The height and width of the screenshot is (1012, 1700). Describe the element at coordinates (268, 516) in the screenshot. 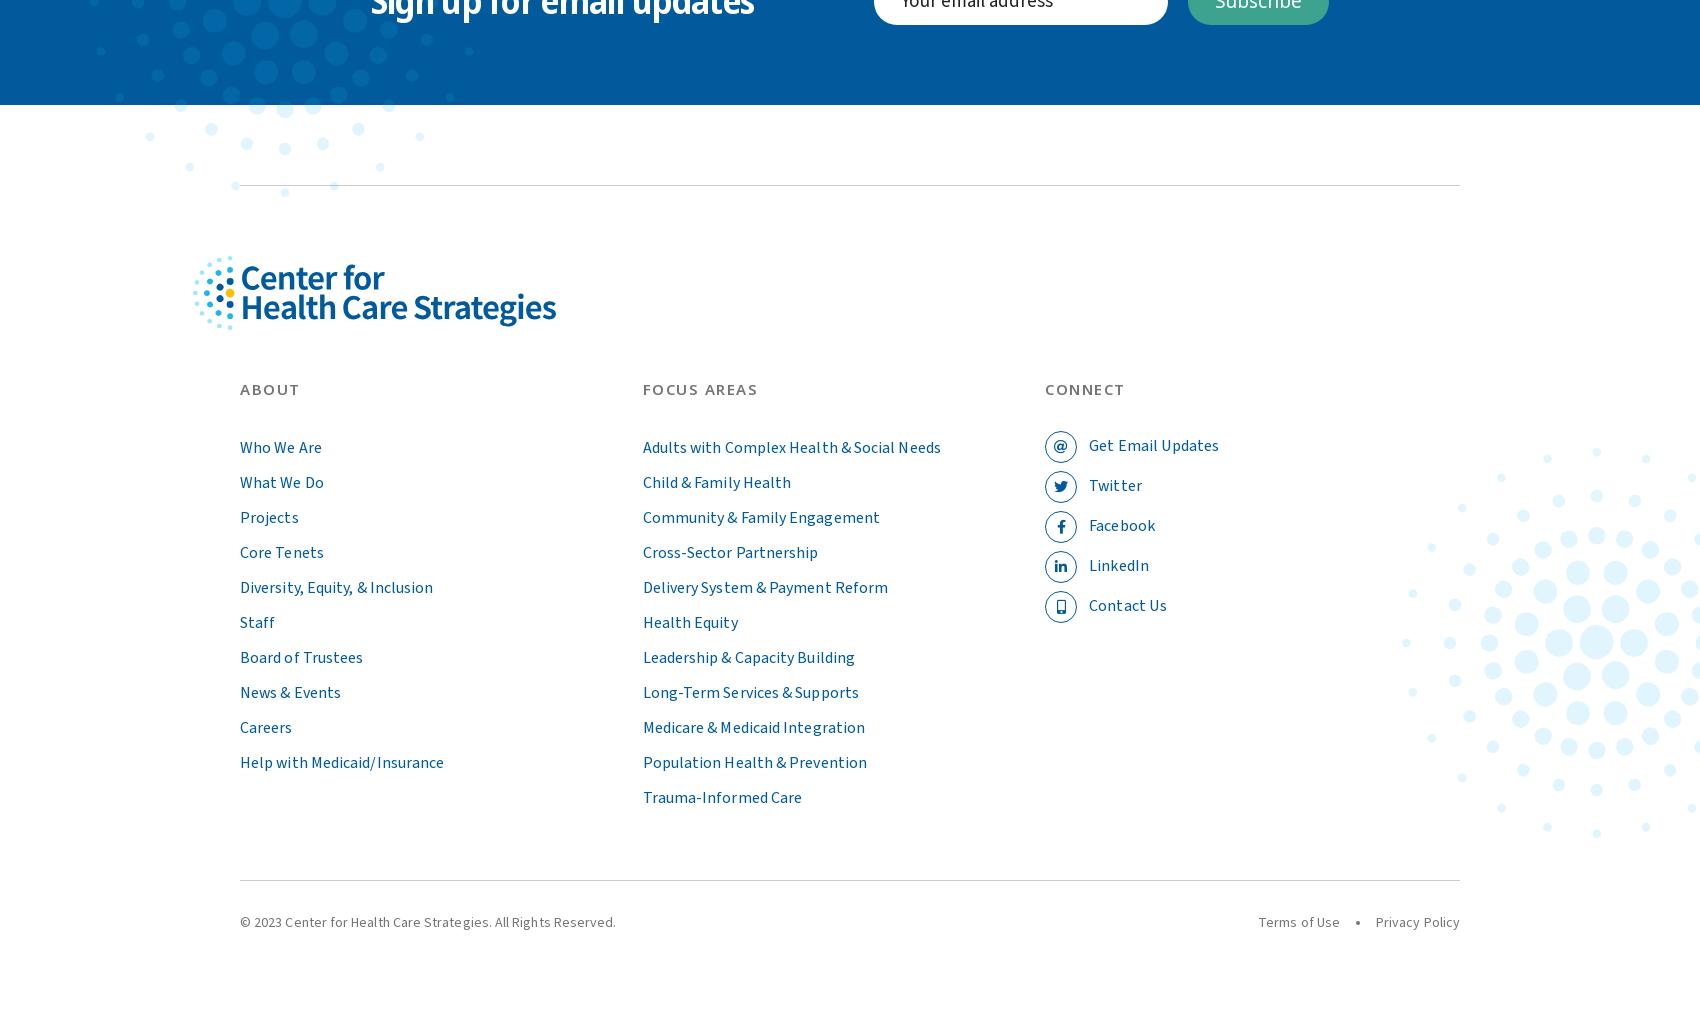

I see `'Projects'` at that location.